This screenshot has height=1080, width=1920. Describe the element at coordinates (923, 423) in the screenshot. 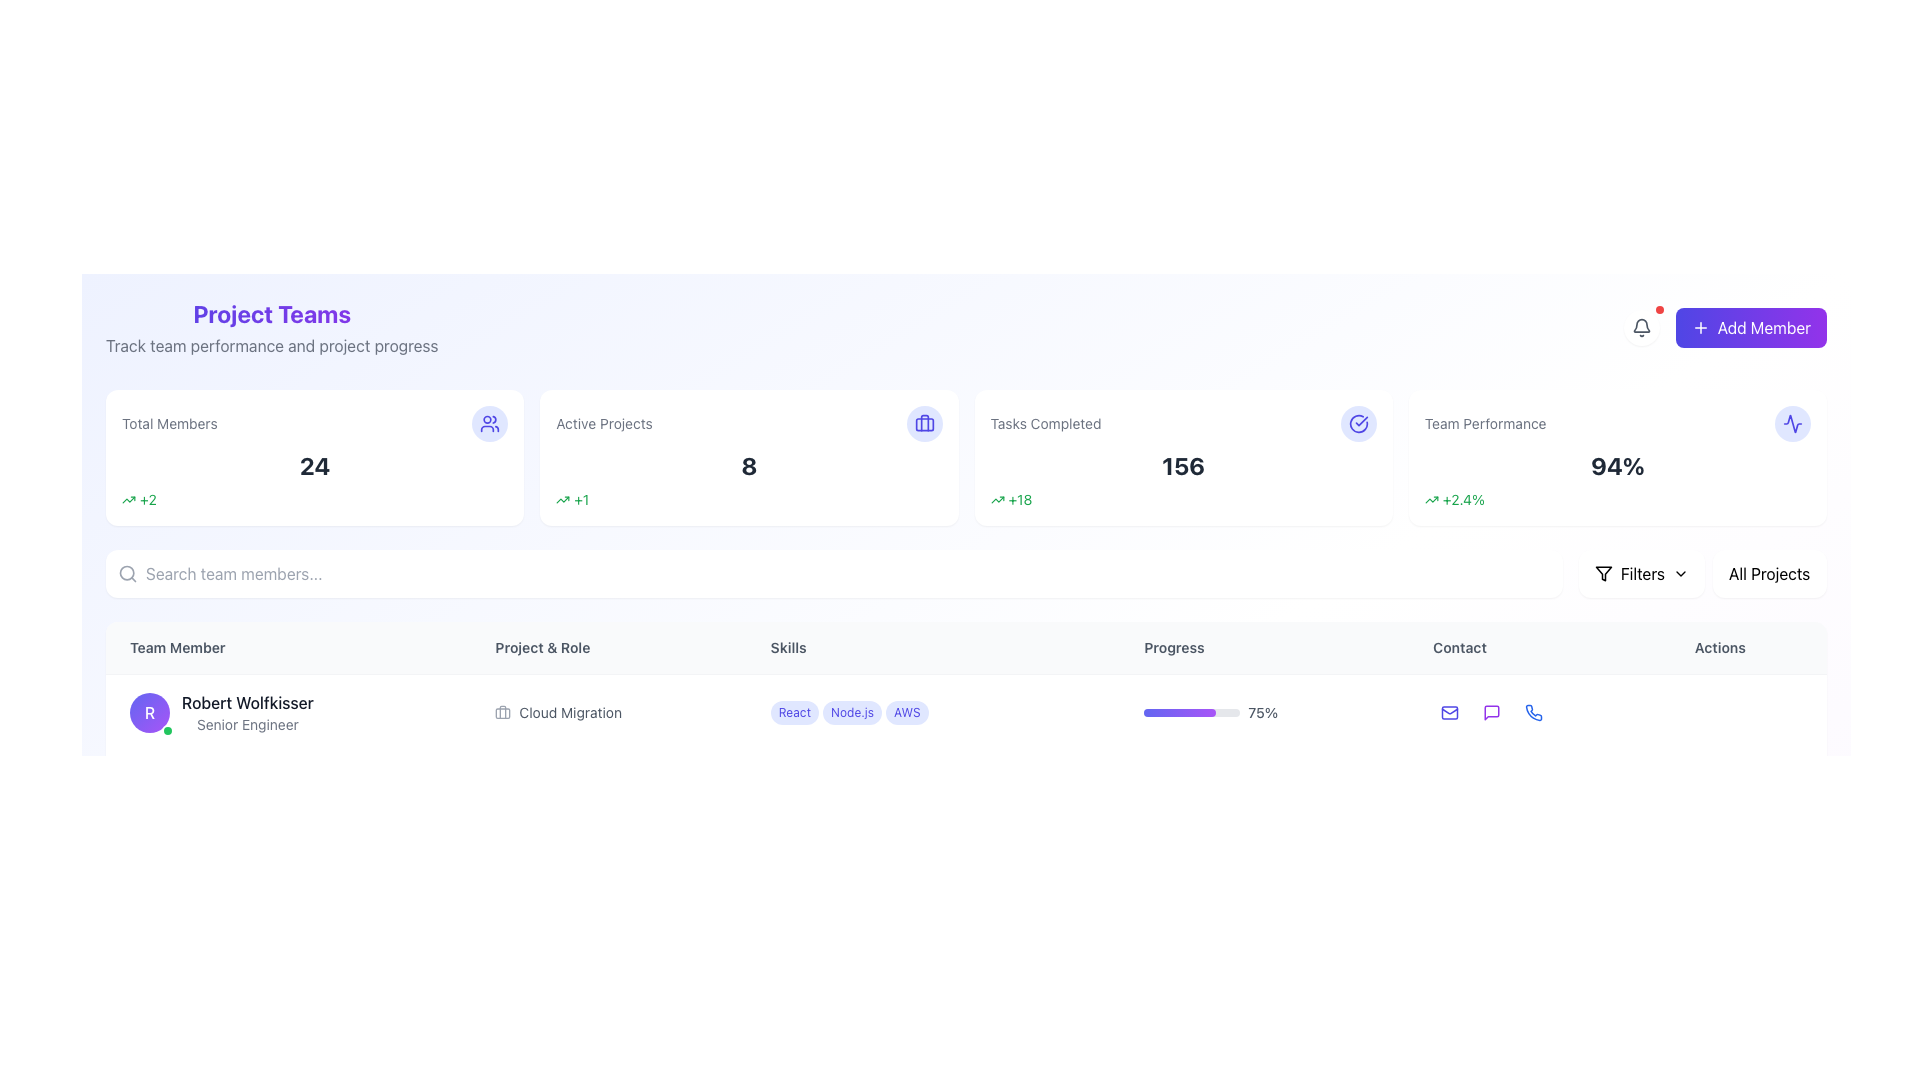

I see `the briefcase icon in the 'Active Projects' card located in the top-left region of the card` at that location.